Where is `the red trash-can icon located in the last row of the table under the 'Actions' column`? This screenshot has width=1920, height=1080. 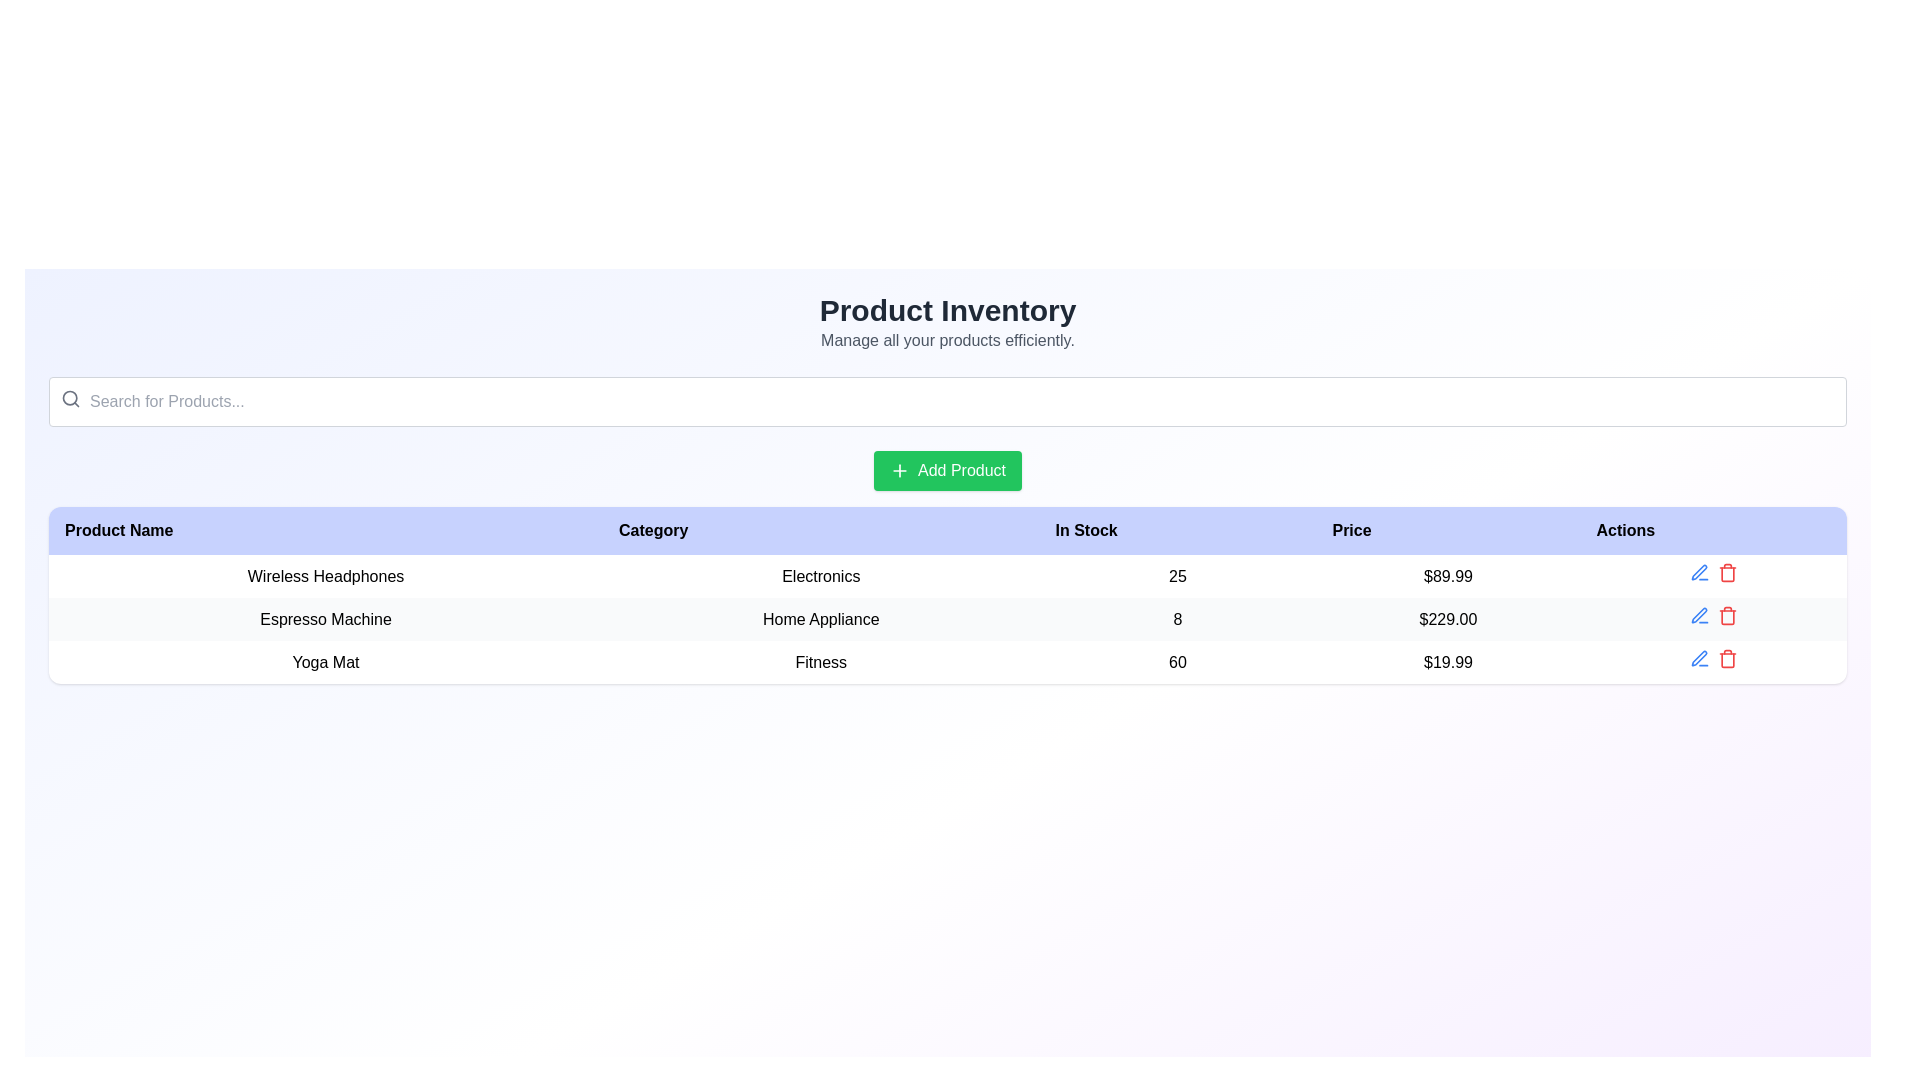
the red trash-can icon located in the last row of the table under the 'Actions' column is located at coordinates (1726, 659).